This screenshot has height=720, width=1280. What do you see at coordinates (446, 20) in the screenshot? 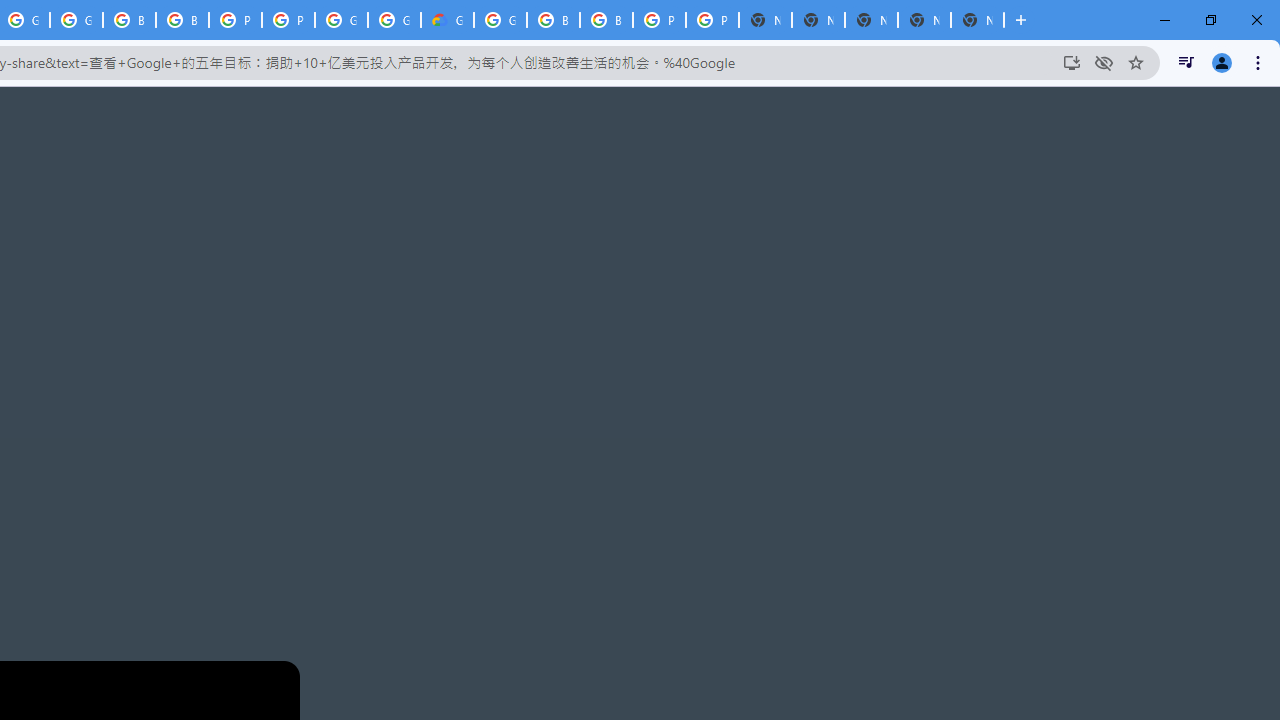
I see `'Google Cloud Estimate Summary'` at bounding box center [446, 20].